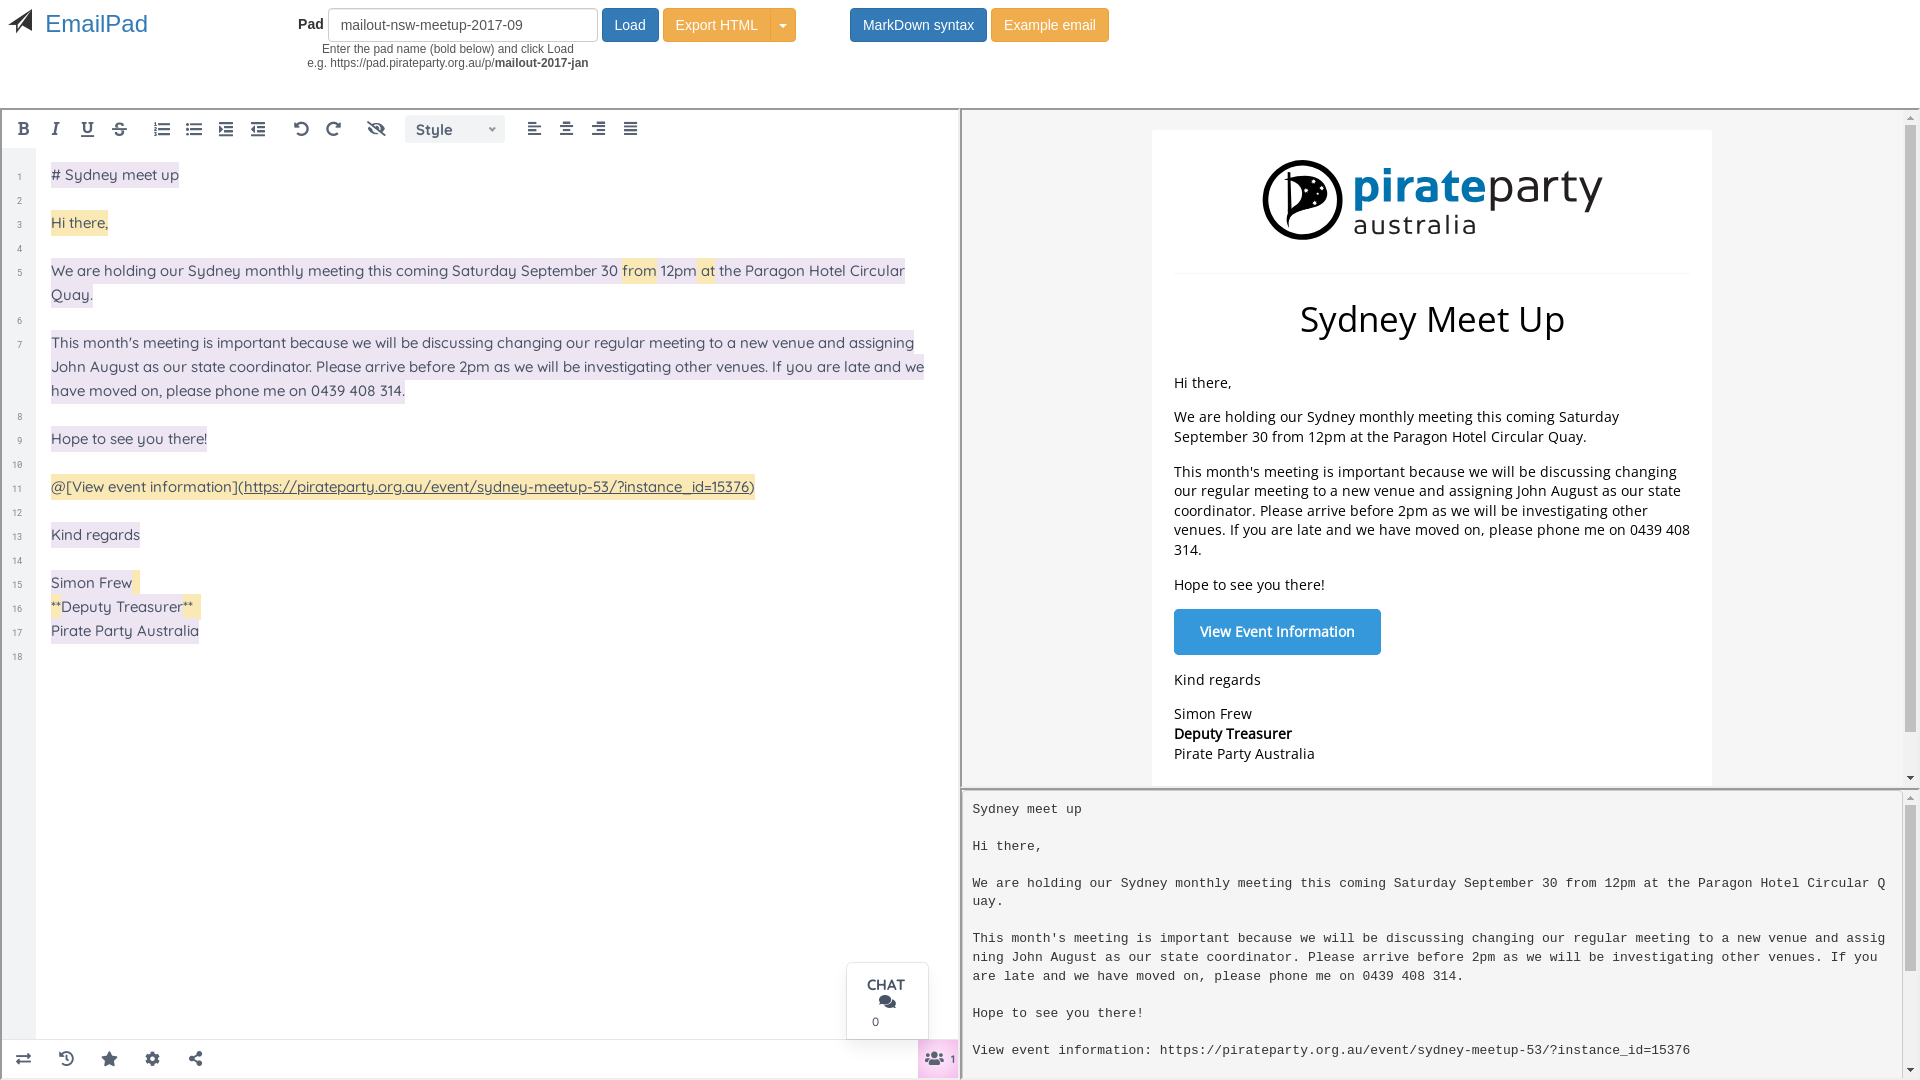  What do you see at coordinates (716, 24) in the screenshot?
I see `'Export HTML'` at bounding box center [716, 24].